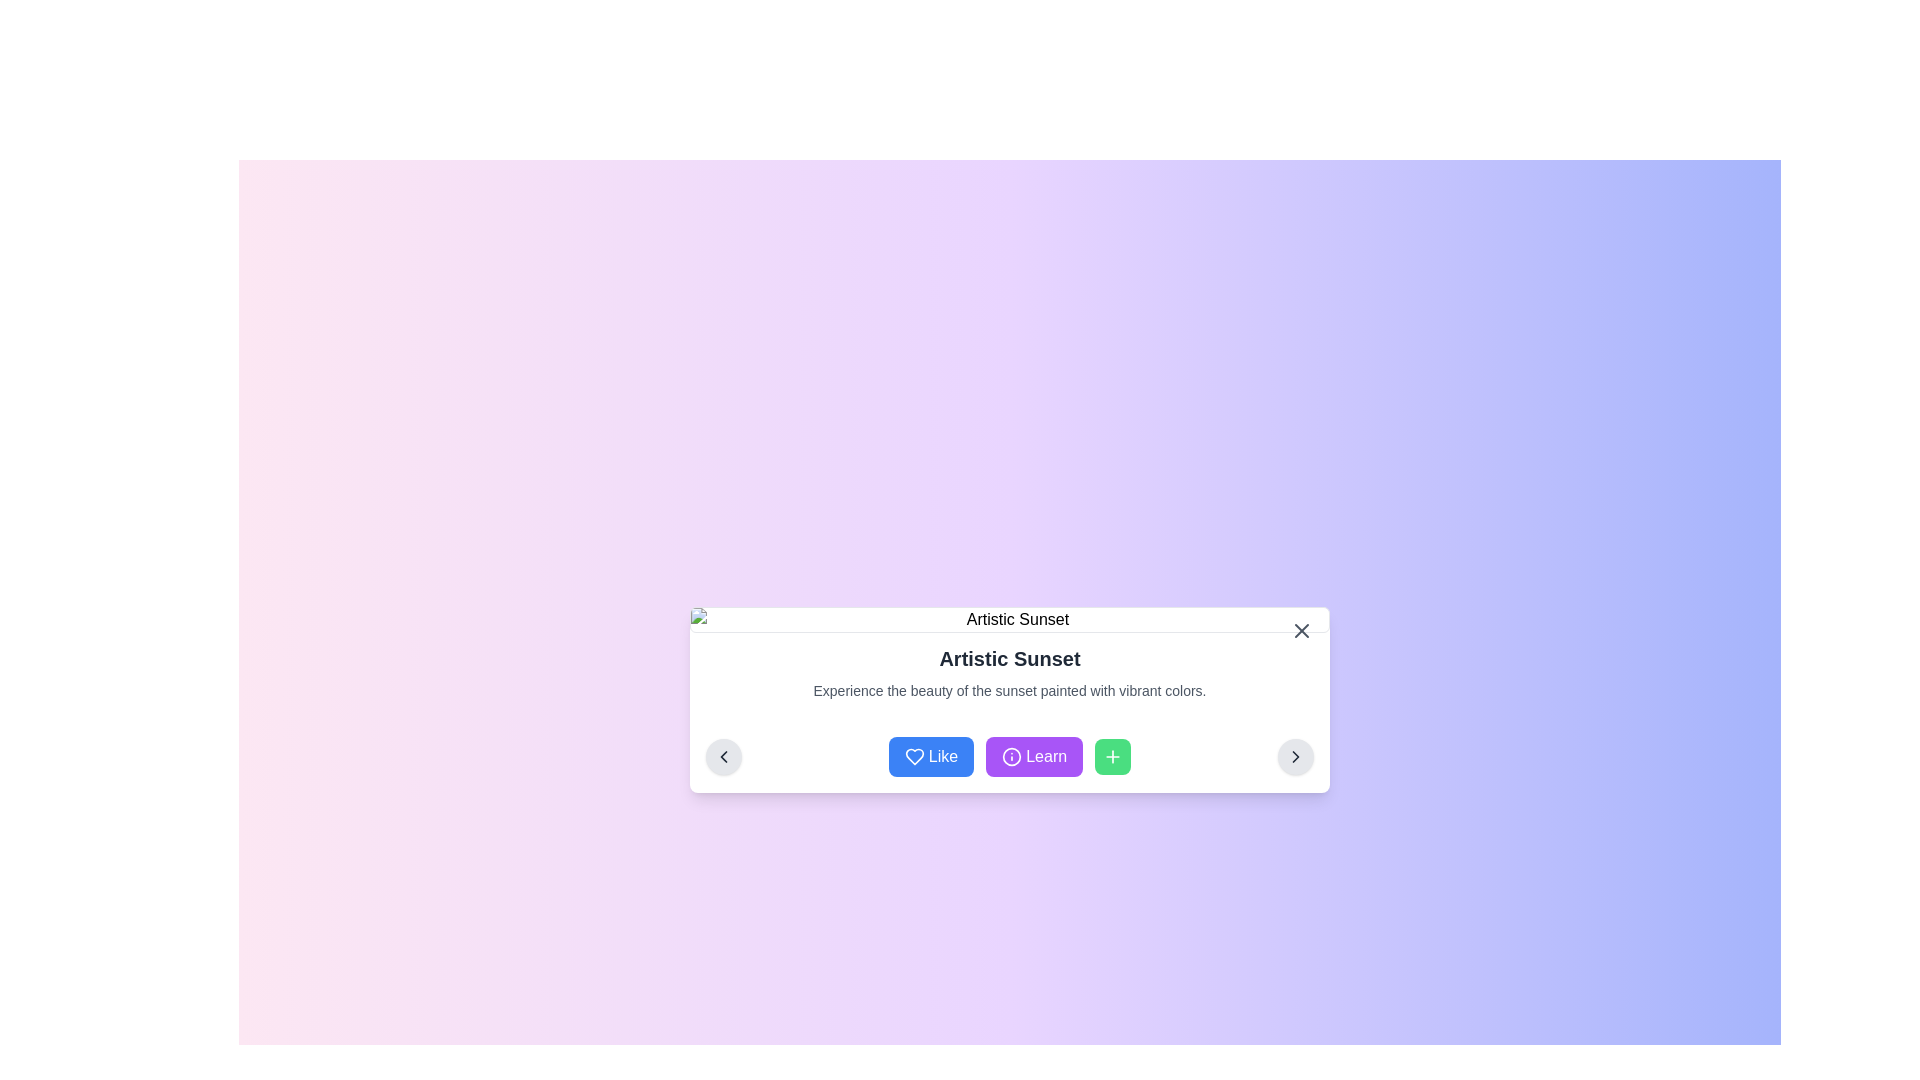 Image resolution: width=1920 pixels, height=1080 pixels. Describe the element at coordinates (723, 756) in the screenshot. I see `the Chevron Left icon, which is a leftward arrow styled as a chevron` at that location.